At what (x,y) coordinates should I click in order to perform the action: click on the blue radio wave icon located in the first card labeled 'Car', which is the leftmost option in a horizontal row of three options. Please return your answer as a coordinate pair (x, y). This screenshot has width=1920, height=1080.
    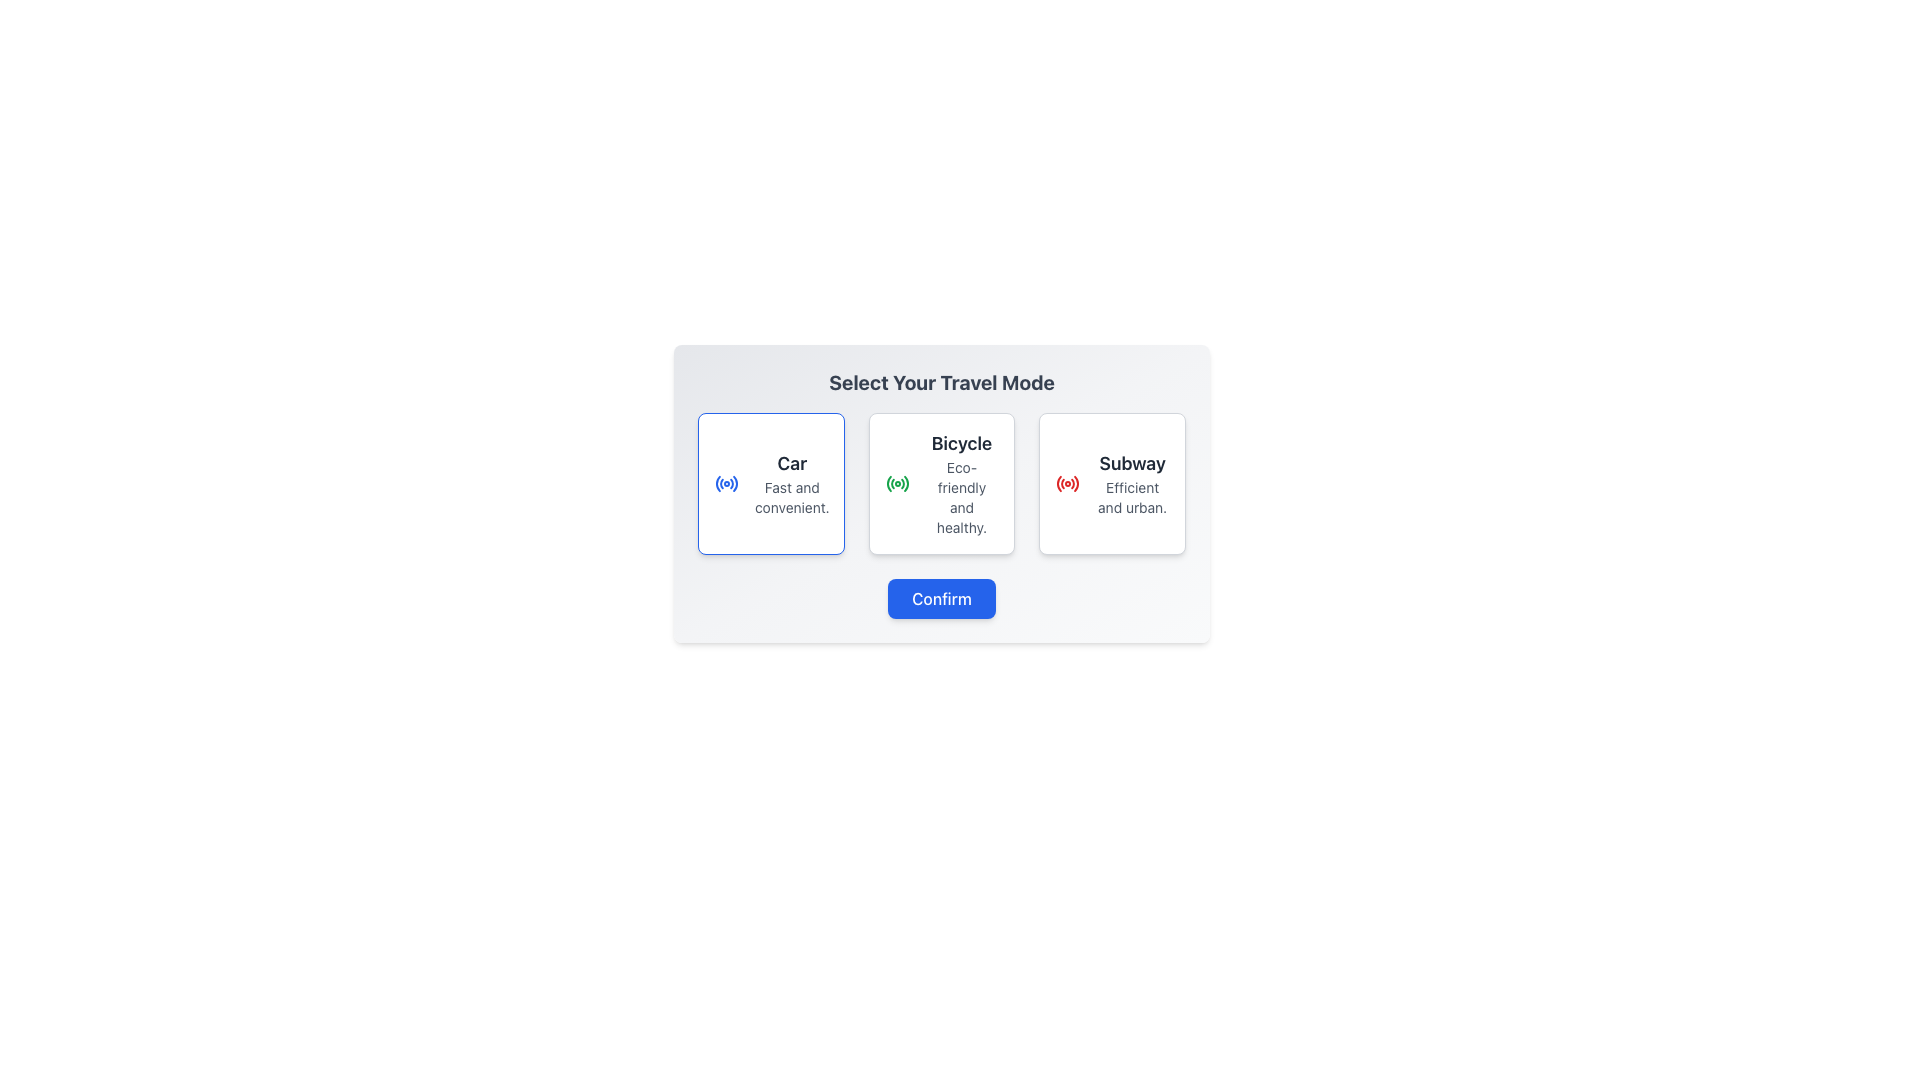
    Looking at the image, I should click on (725, 483).